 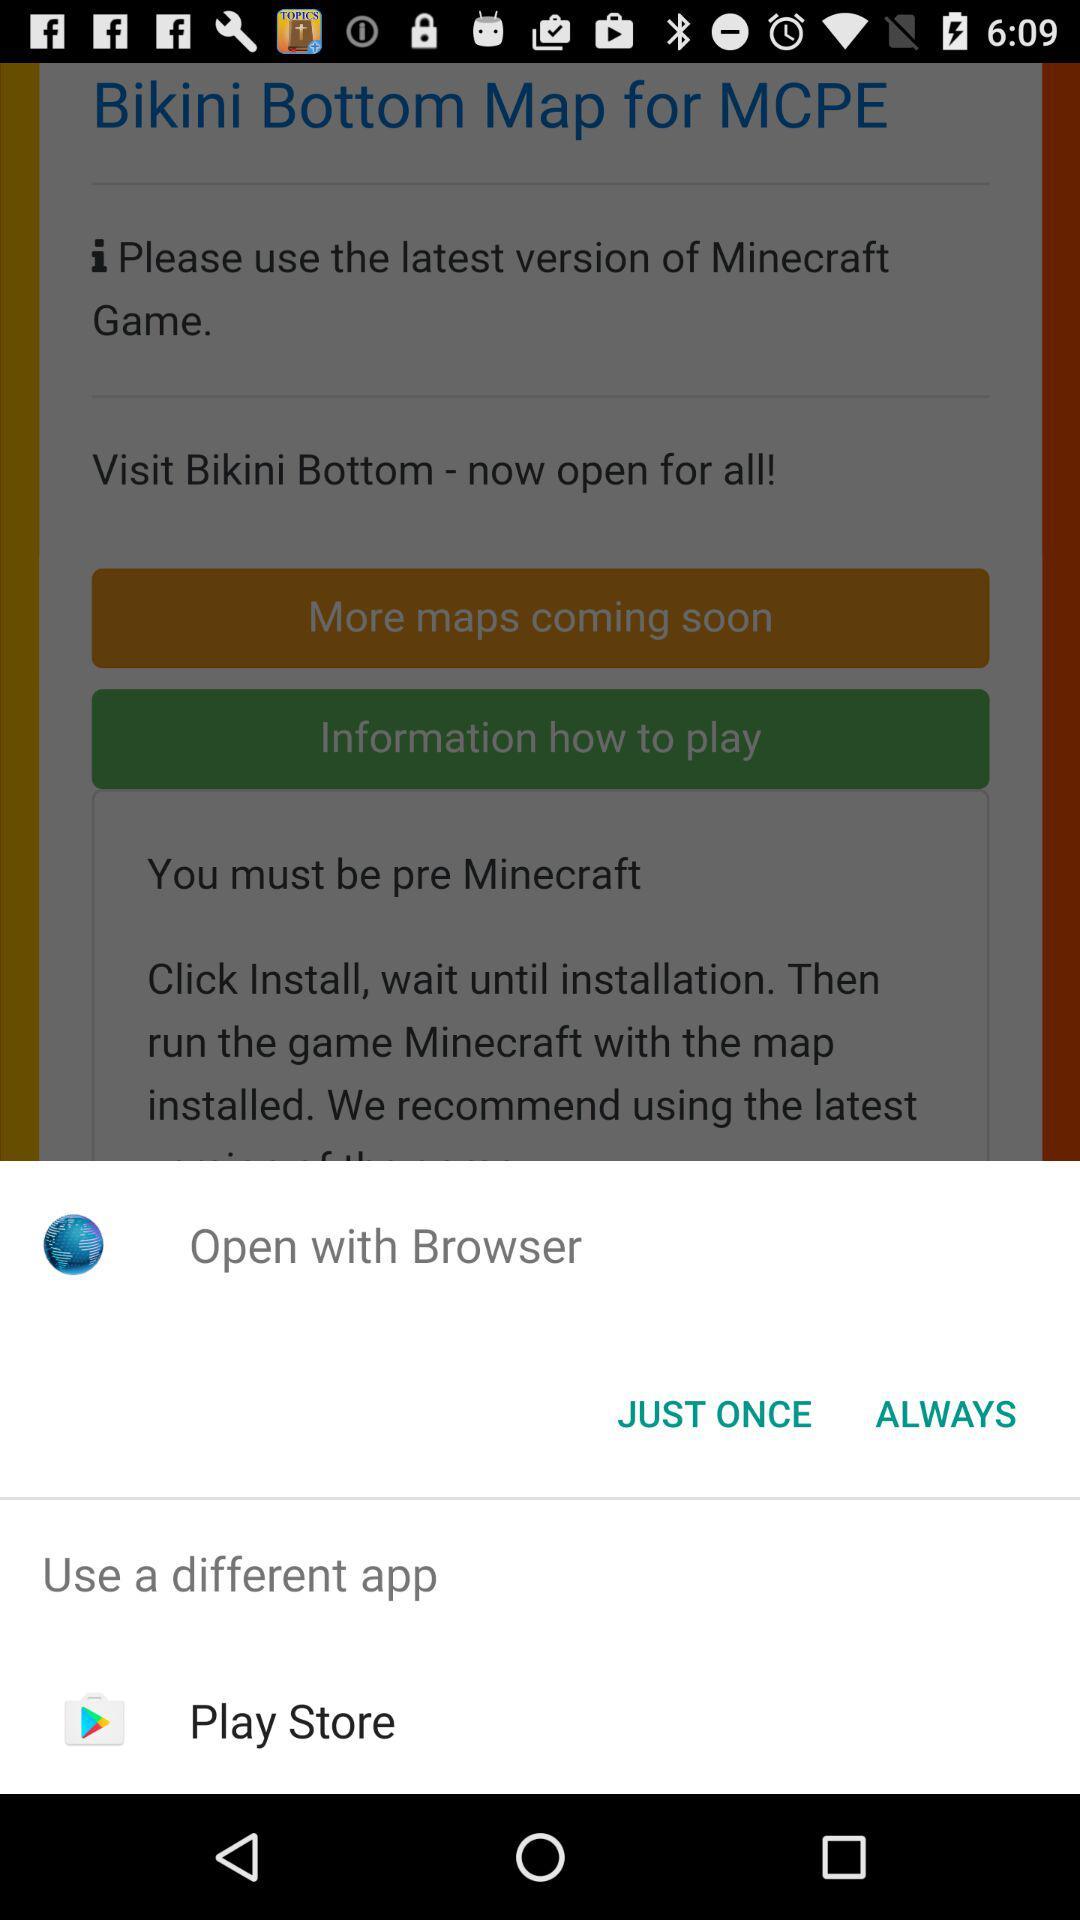 I want to click on the item next to the always, so click(x=713, y=1411).